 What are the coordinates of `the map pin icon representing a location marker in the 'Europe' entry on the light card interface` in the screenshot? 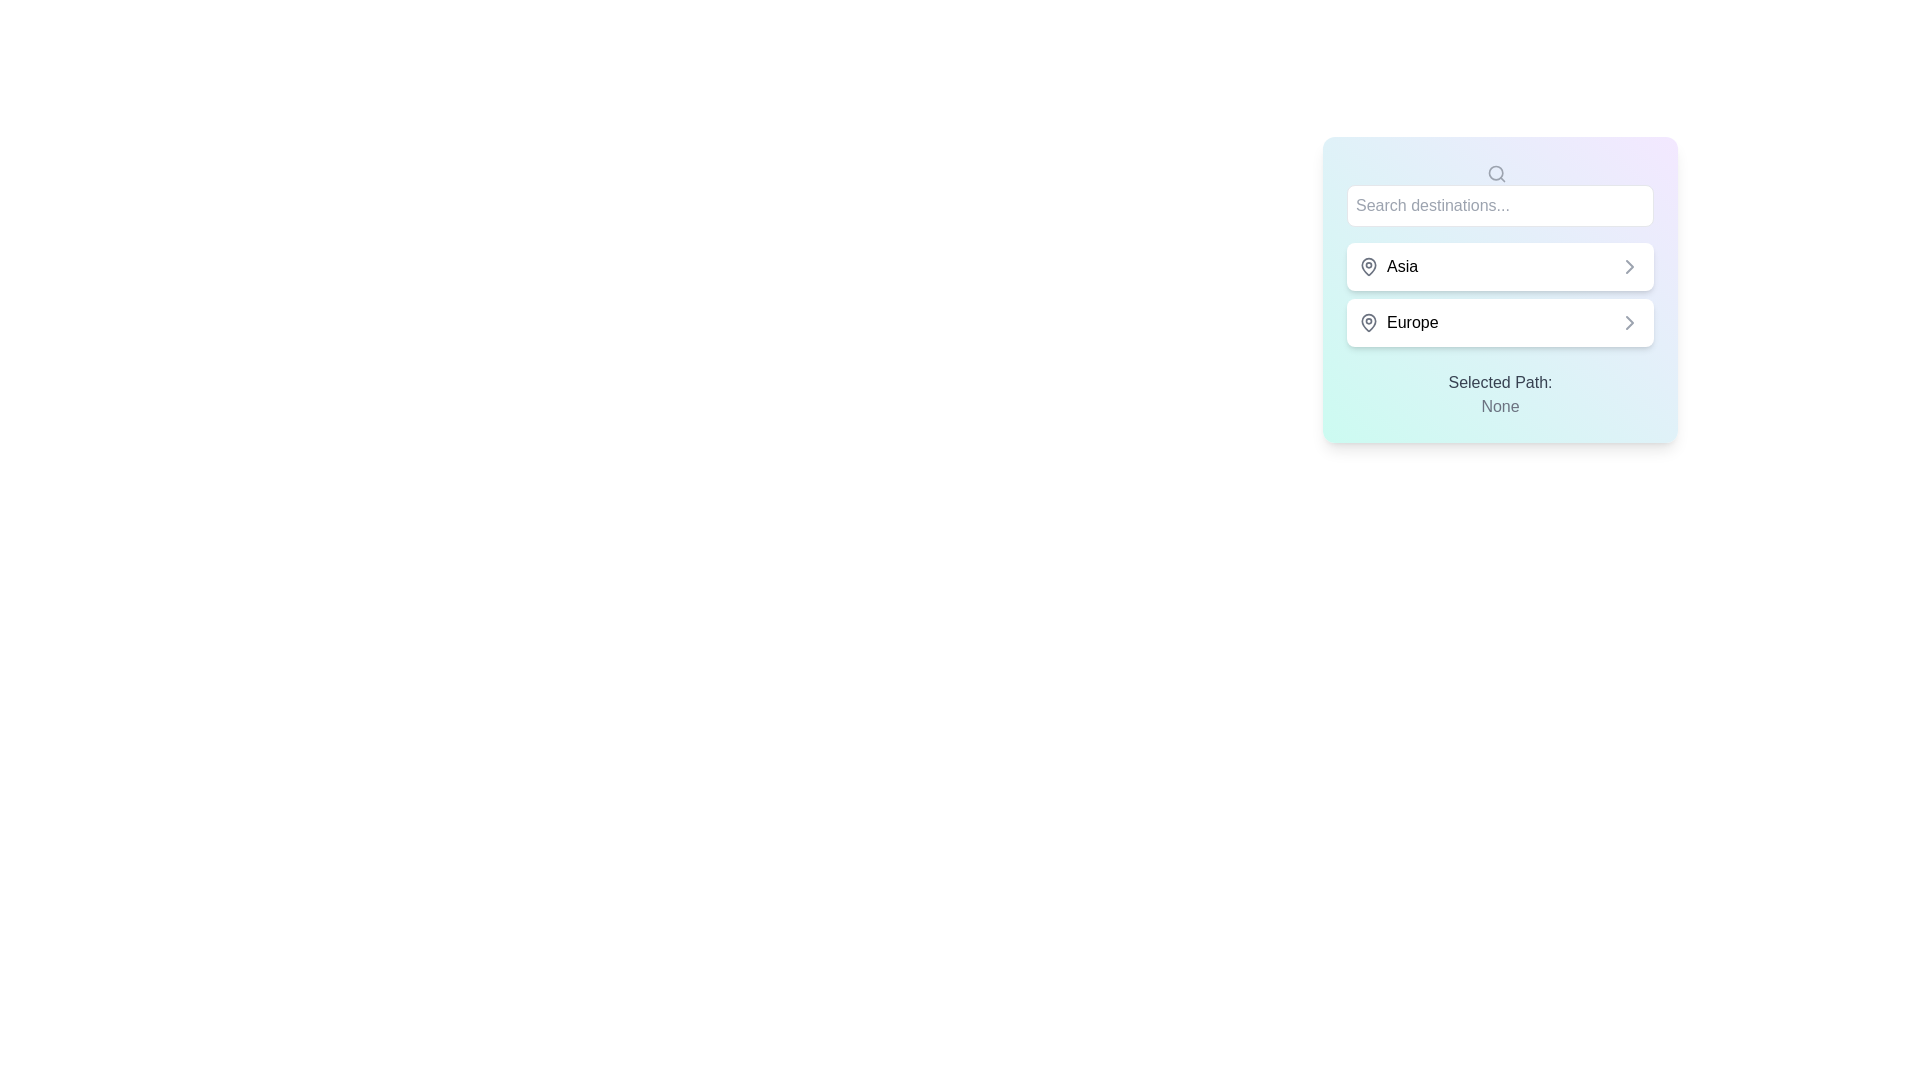 It's located at (1367, 320).